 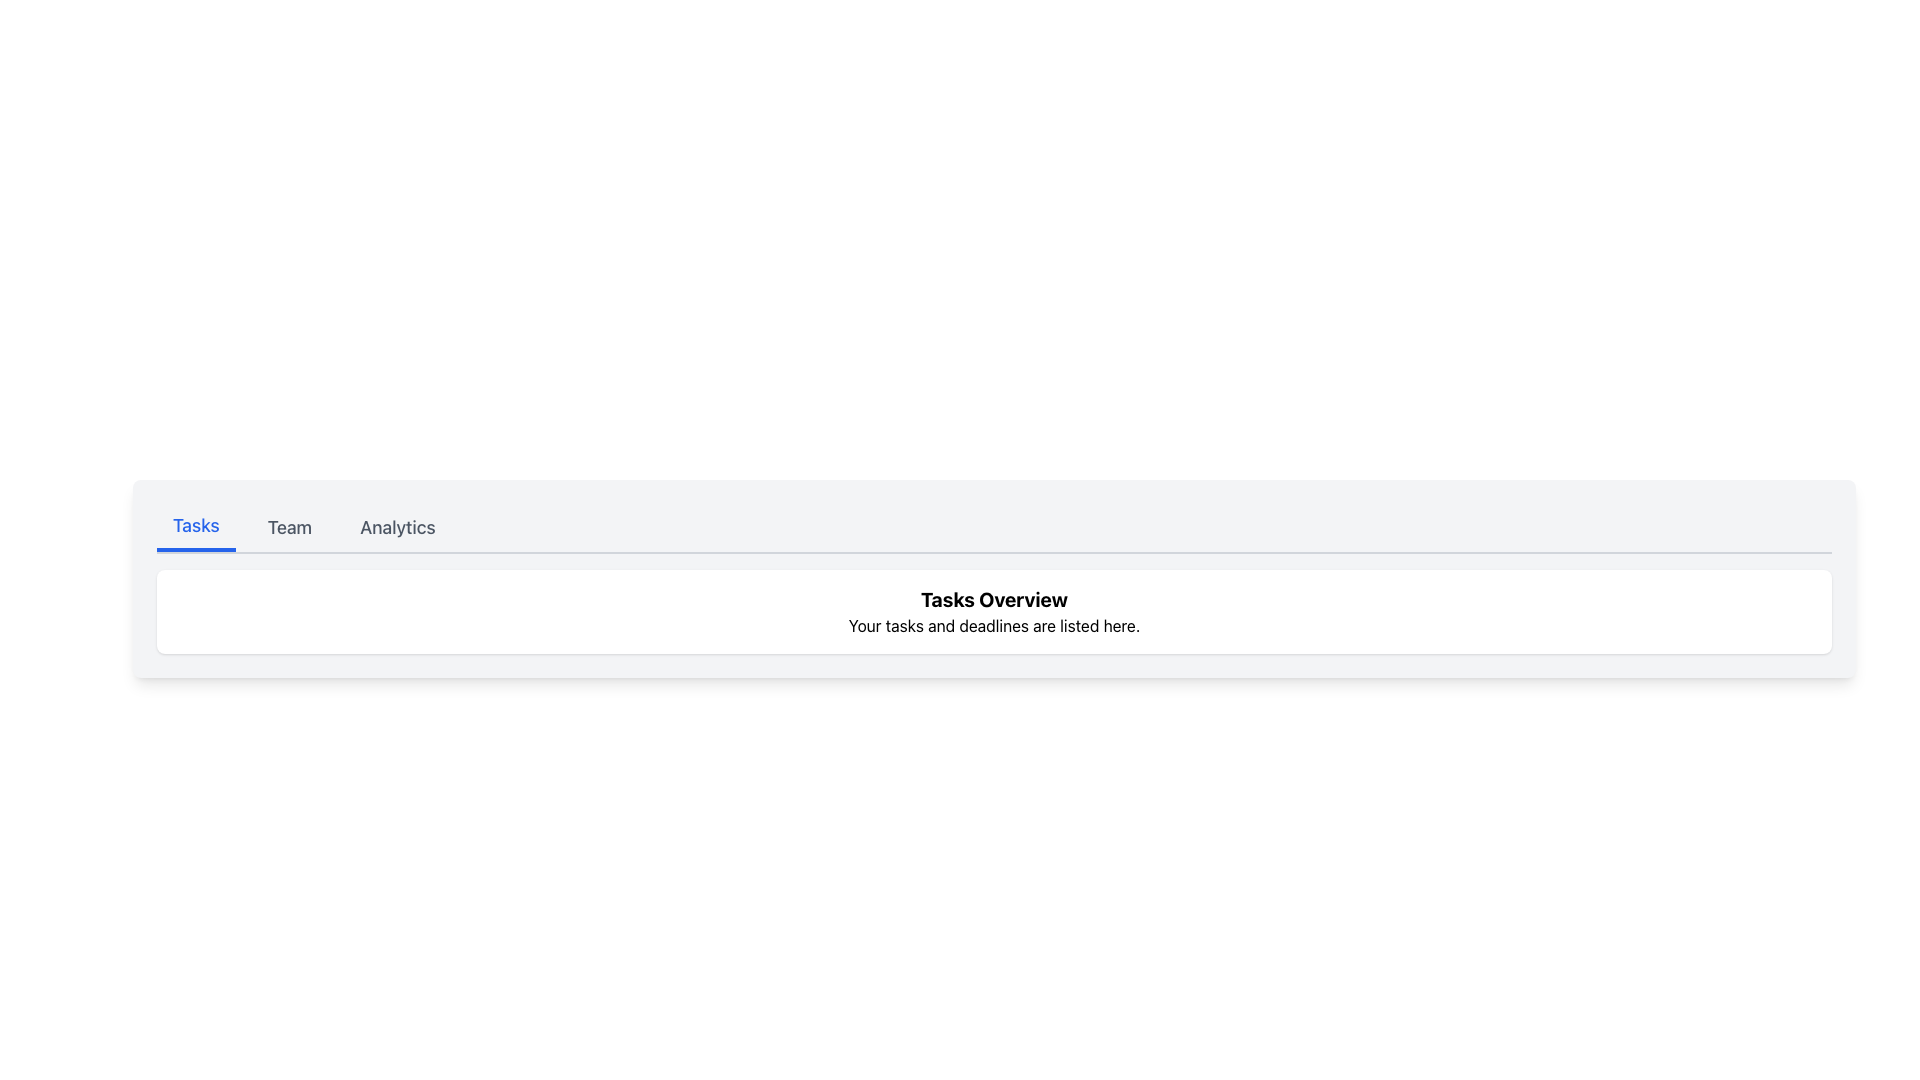 What do you see at coordinates (196, 527) in the screenshot?
I see `the first tab in the horizontal navigation bar labeled 'Tasks'` at bounding box center [196, 527].